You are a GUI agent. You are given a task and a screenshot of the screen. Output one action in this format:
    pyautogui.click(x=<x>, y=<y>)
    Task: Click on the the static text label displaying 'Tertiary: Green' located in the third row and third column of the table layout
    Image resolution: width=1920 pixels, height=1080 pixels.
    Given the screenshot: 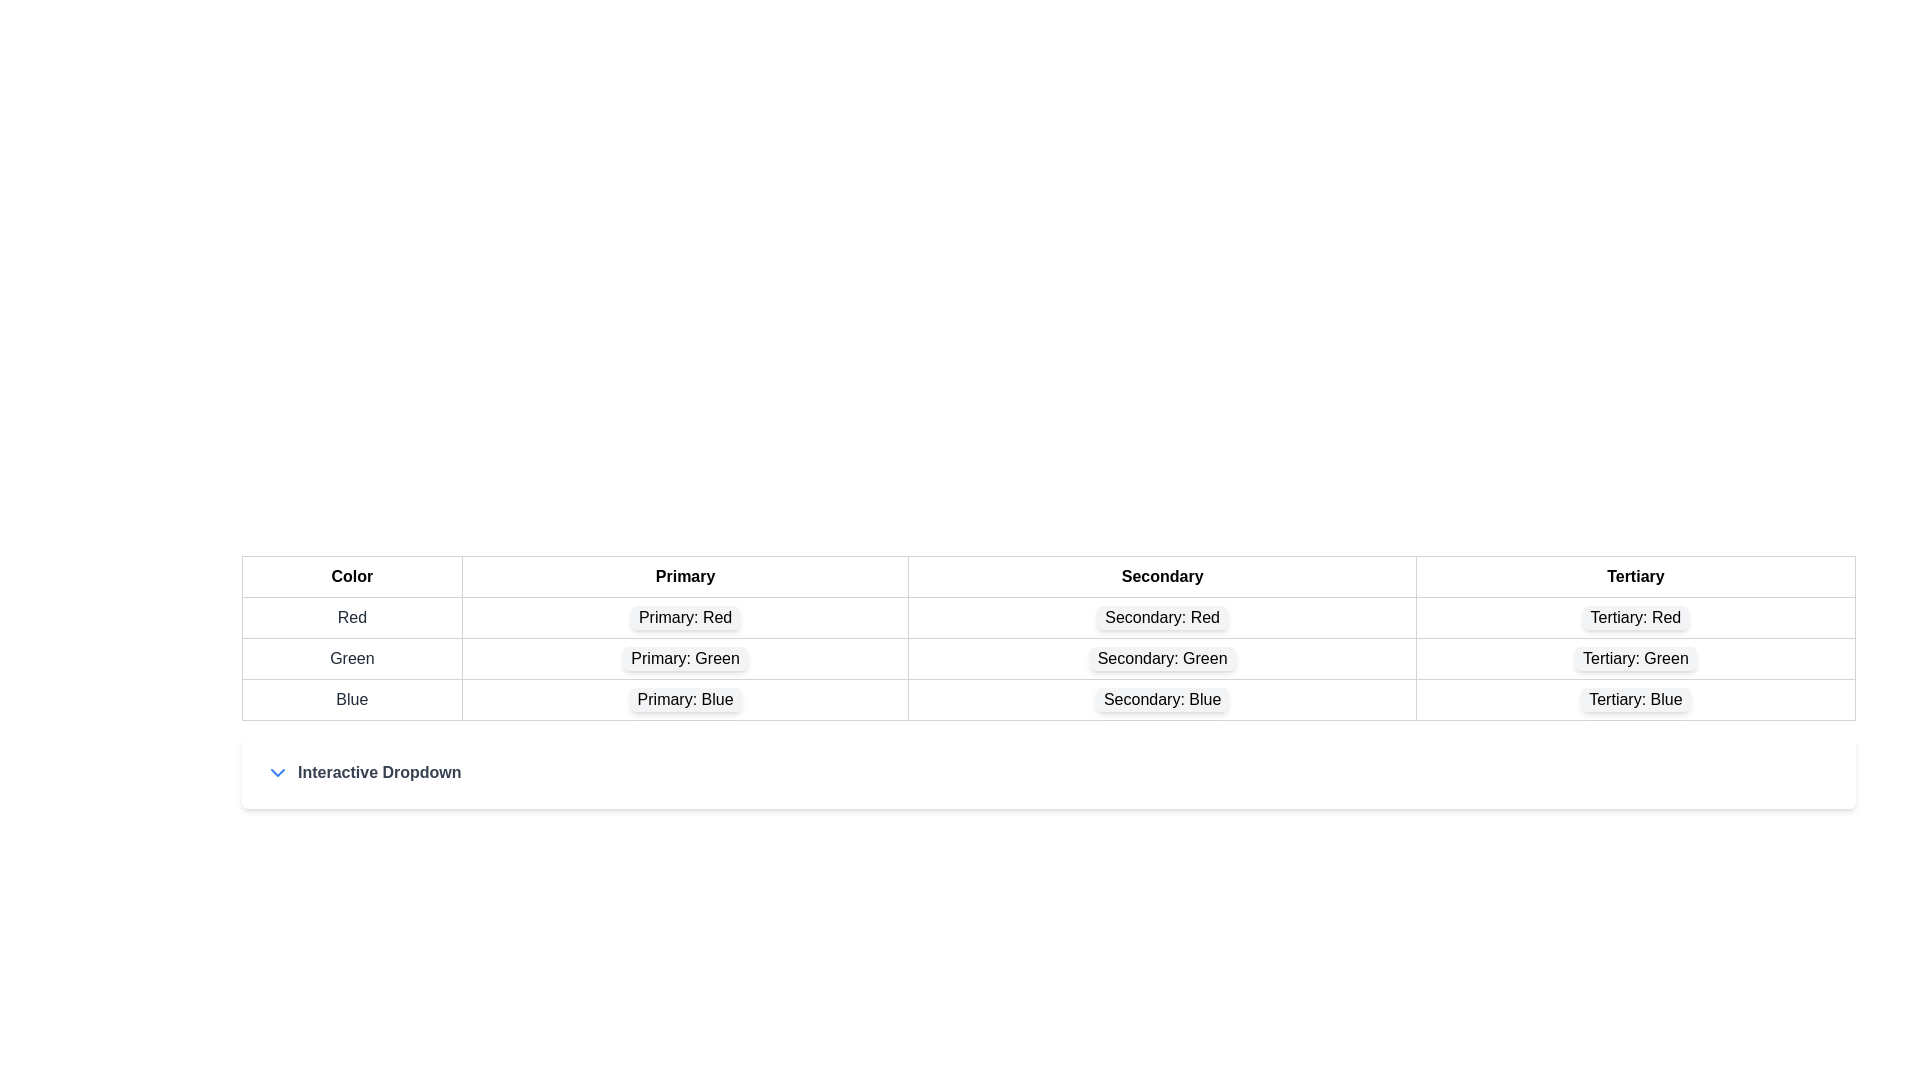 What is the action you would take?
    pyautogui.click(x=1635, y=659)
    